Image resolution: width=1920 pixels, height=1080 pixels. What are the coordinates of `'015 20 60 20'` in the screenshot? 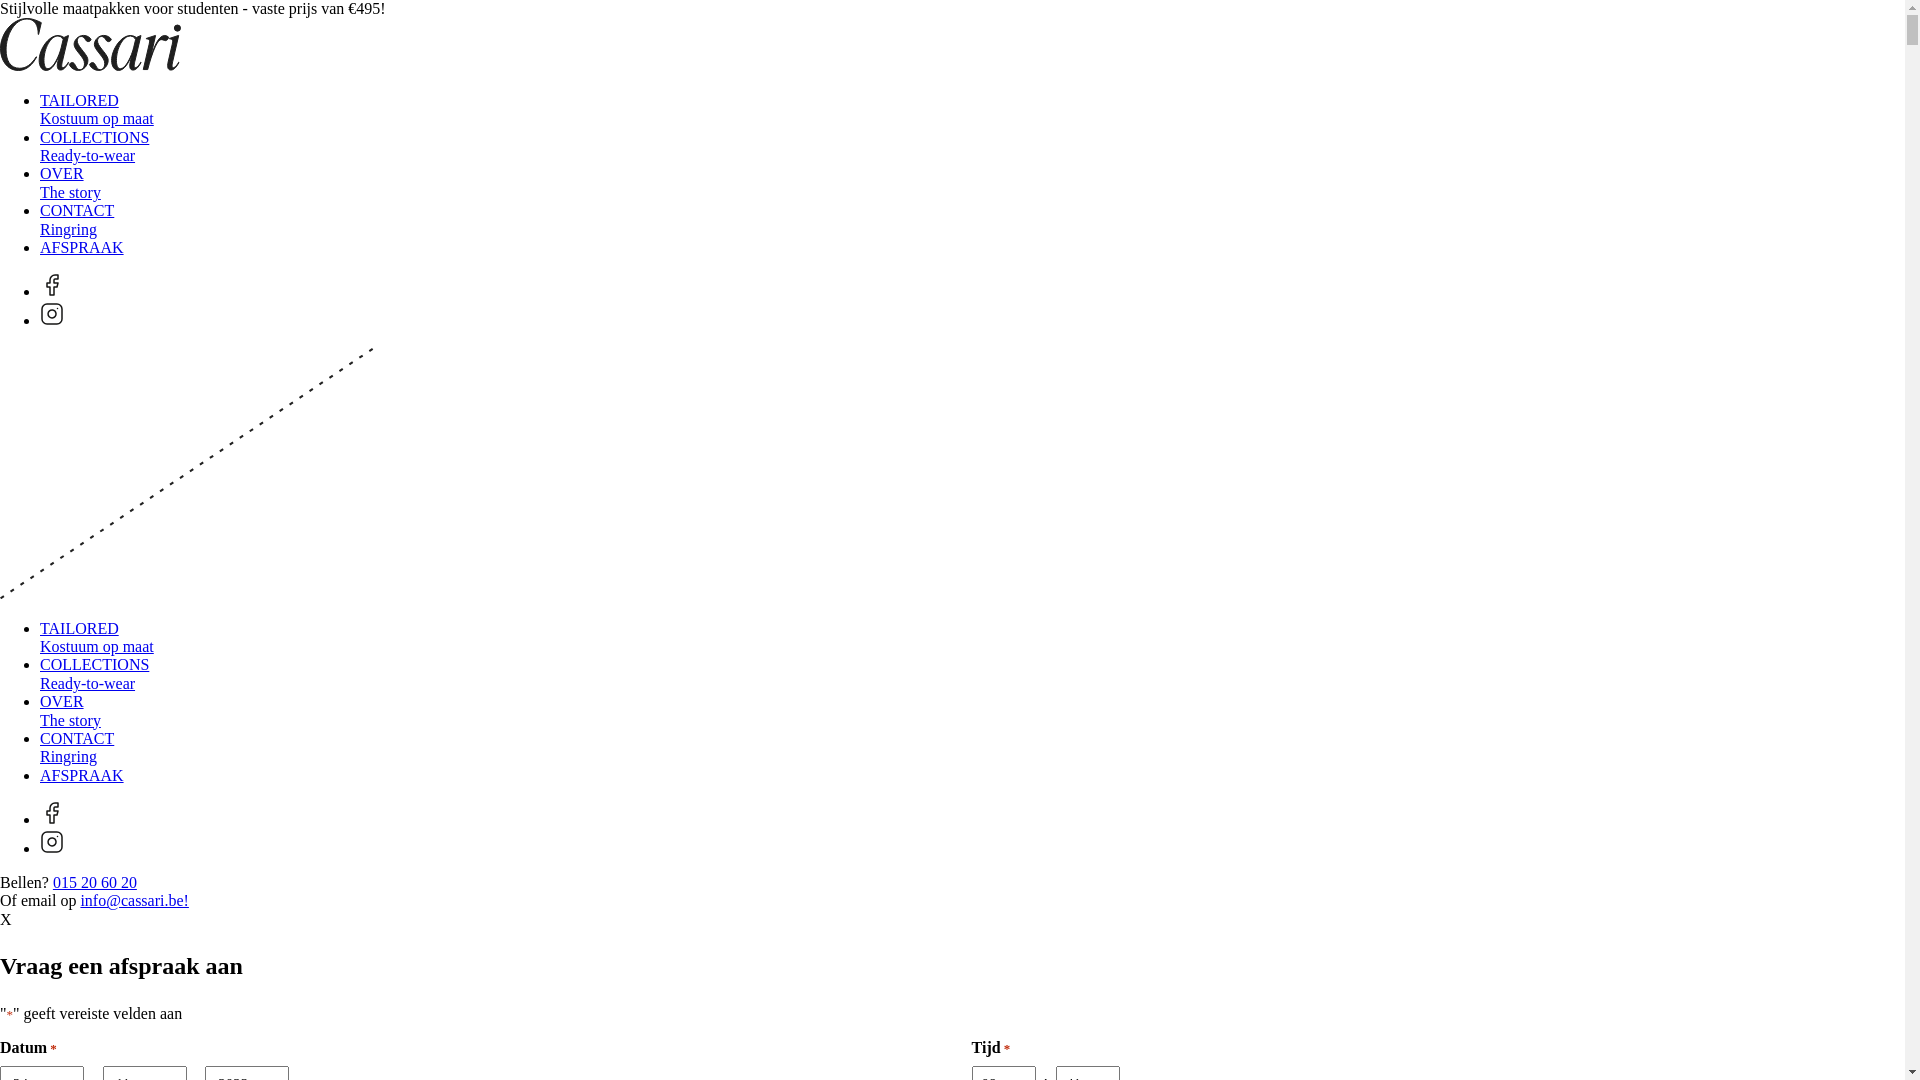 It's located at (94, 881).